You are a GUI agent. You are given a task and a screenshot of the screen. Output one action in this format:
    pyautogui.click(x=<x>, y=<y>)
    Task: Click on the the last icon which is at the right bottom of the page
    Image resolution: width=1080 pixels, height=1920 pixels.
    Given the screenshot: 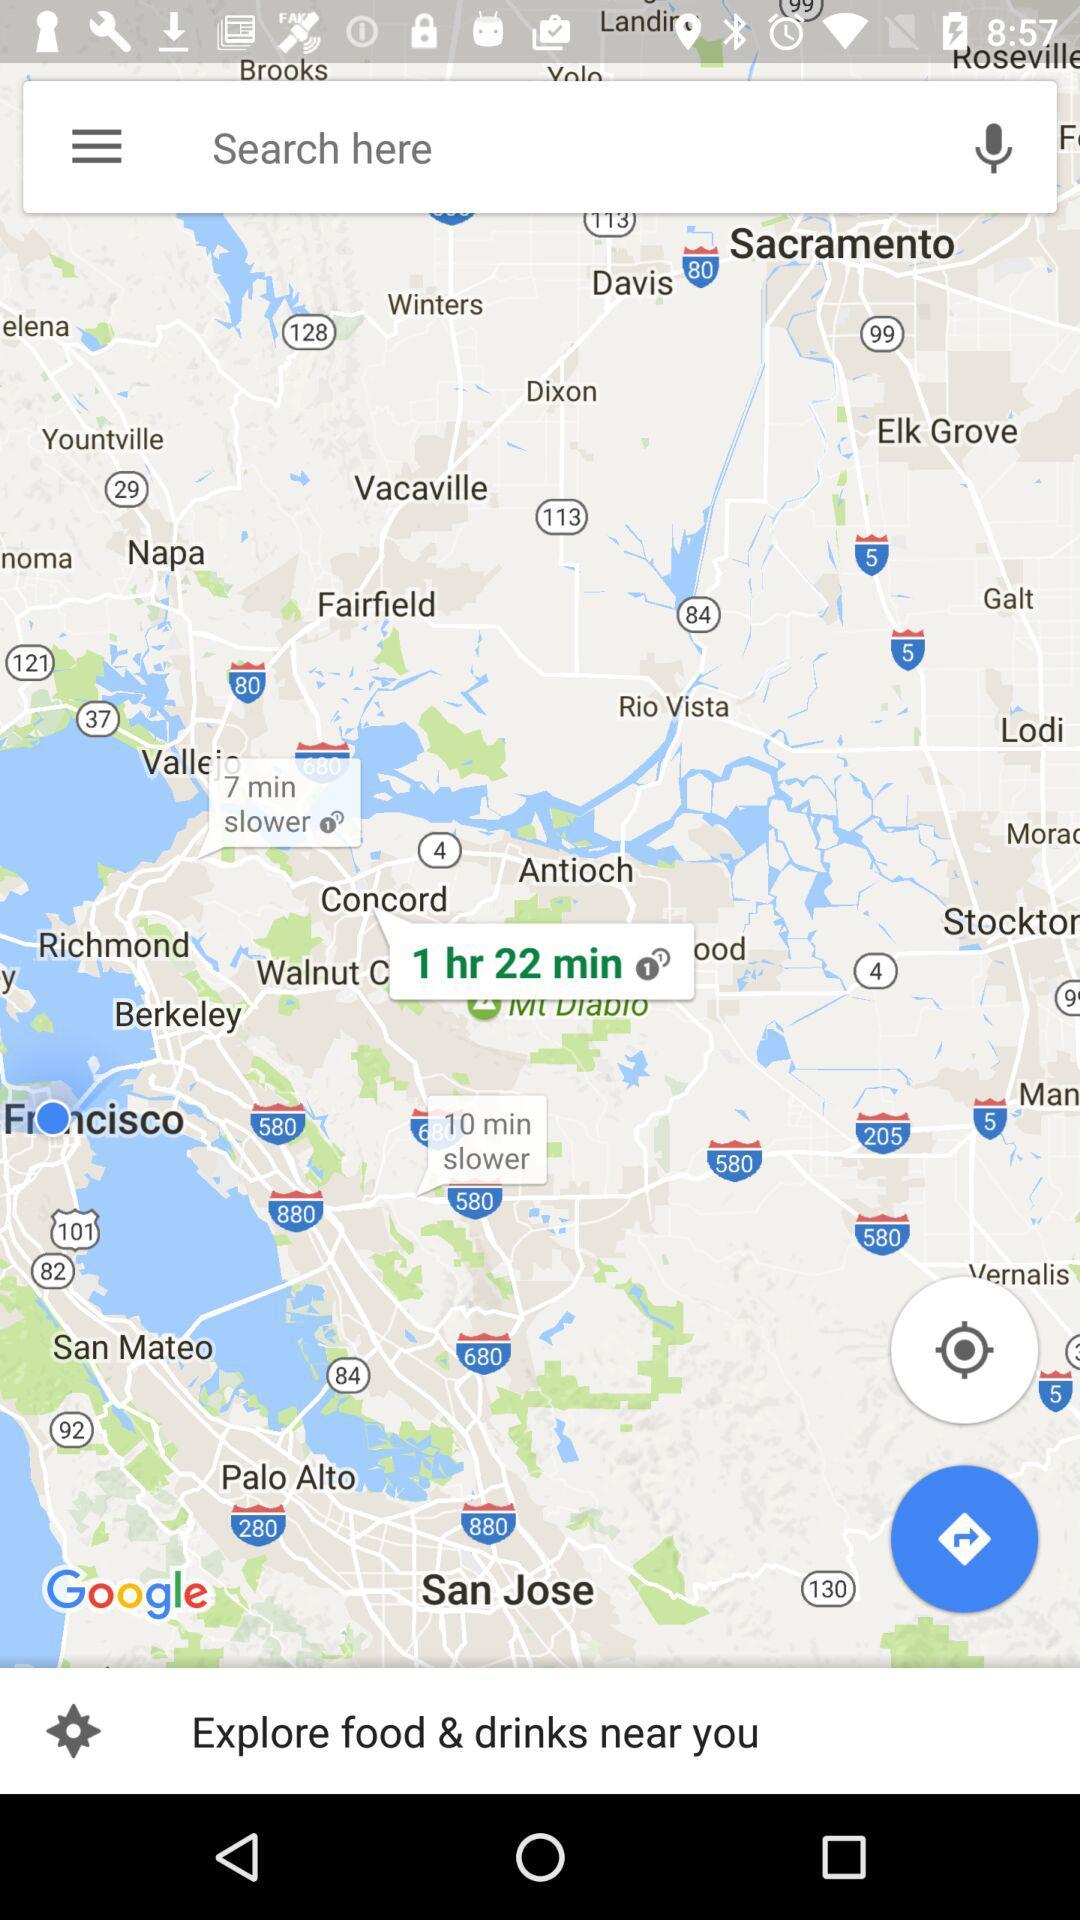 What is the action you would take?
    pyautogui.click(x=963, y=1538)
    